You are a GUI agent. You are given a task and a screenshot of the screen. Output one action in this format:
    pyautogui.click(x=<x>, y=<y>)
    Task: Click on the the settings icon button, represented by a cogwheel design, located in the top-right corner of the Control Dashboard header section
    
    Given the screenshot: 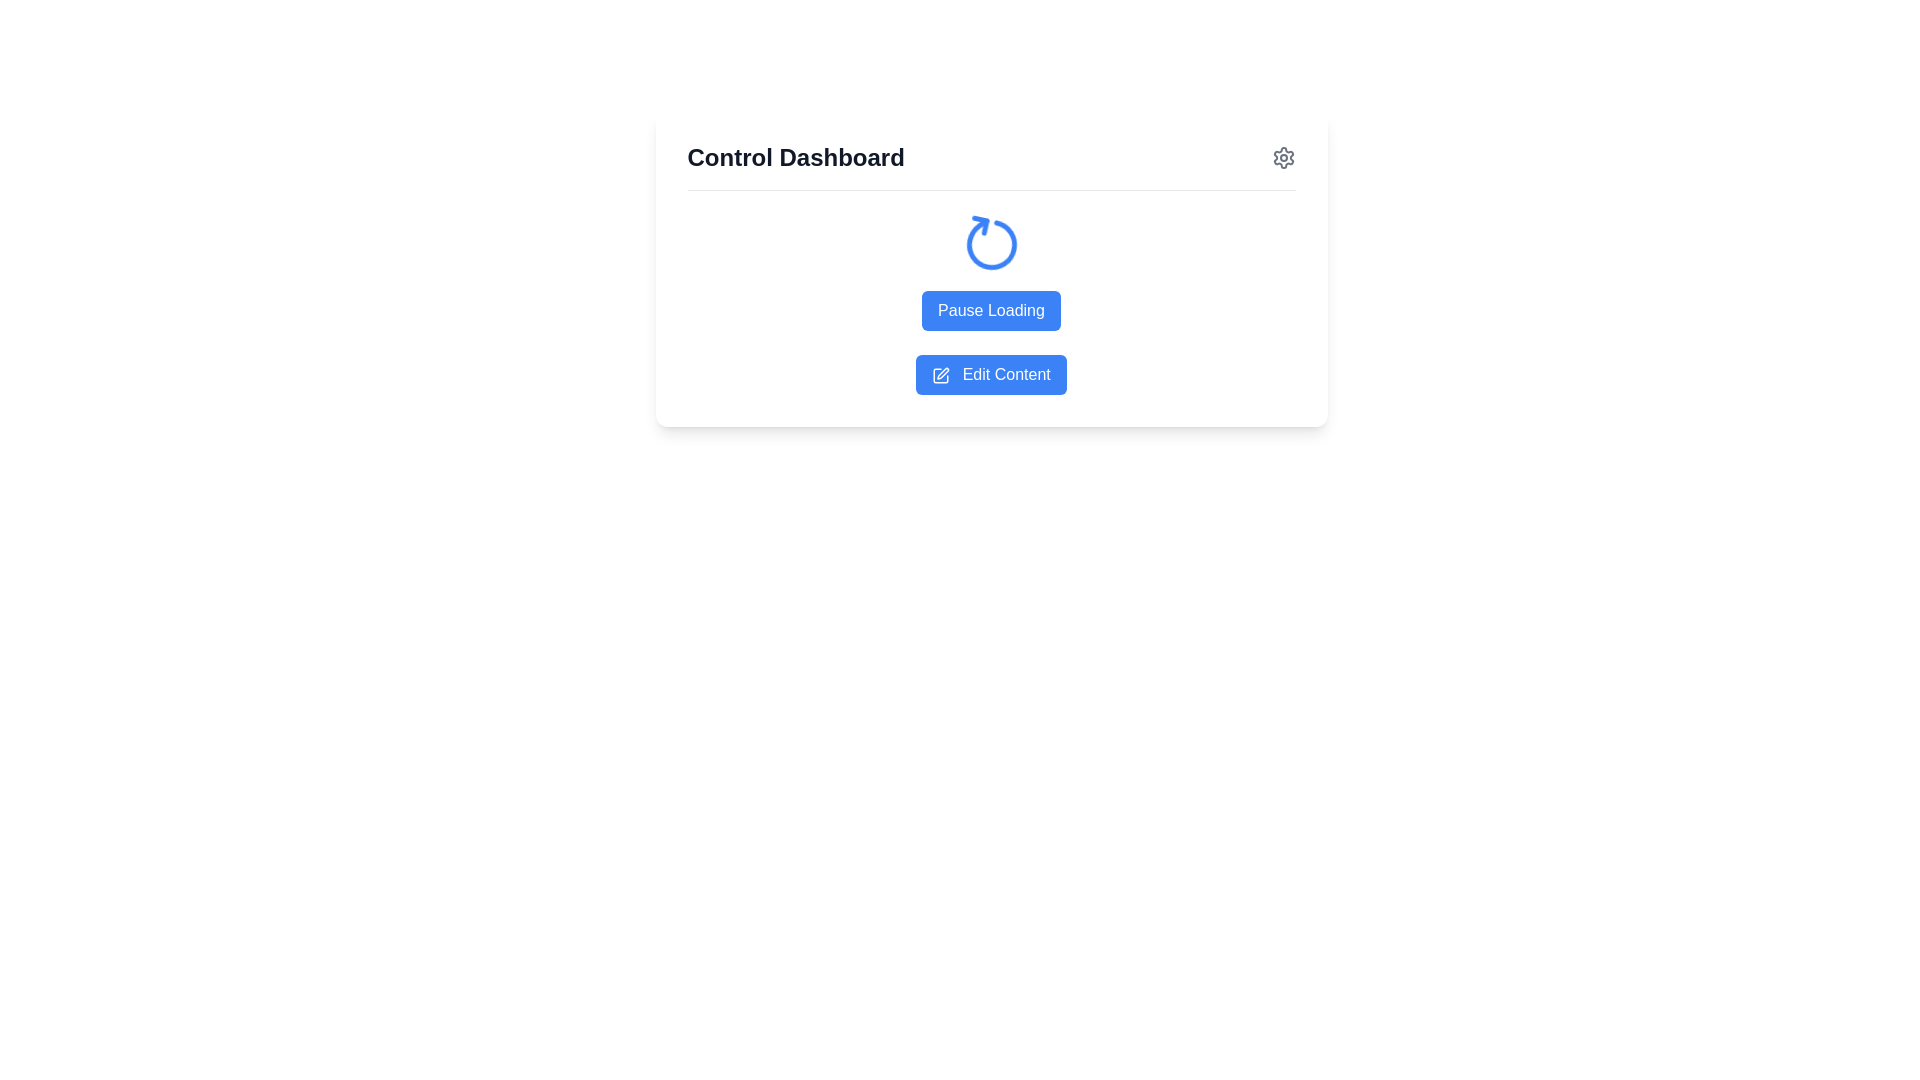 What is the action you would take?
    pyautogui.click(x=1283, y=157)
    